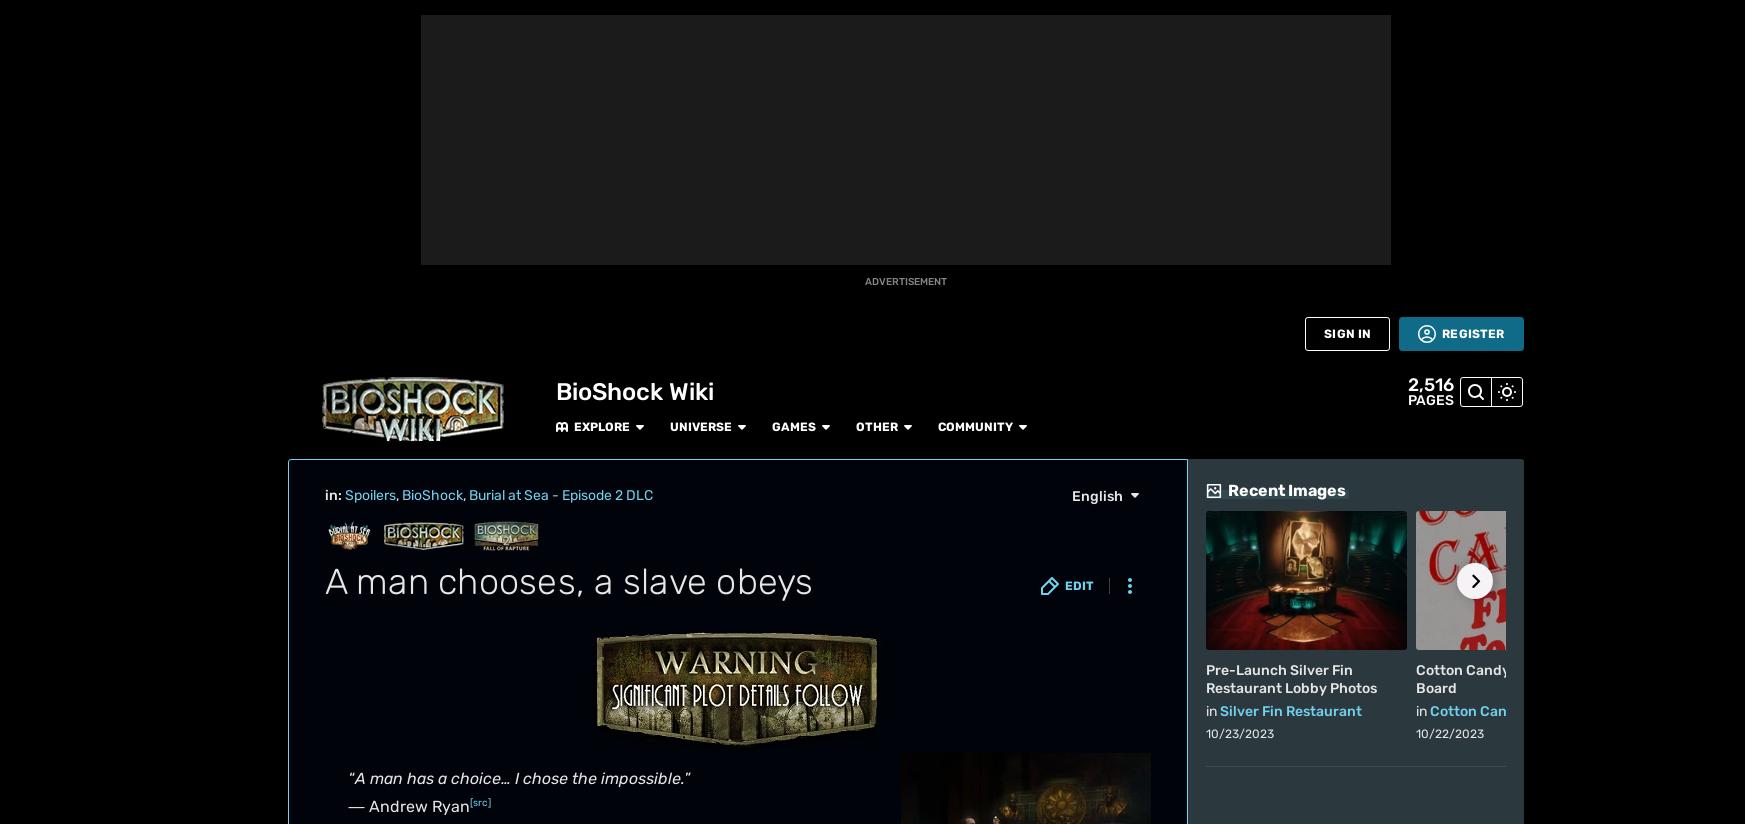 Image resolution: width=1745 pixels, height=824 pixels. I want to click on '.', so click(810, 237).